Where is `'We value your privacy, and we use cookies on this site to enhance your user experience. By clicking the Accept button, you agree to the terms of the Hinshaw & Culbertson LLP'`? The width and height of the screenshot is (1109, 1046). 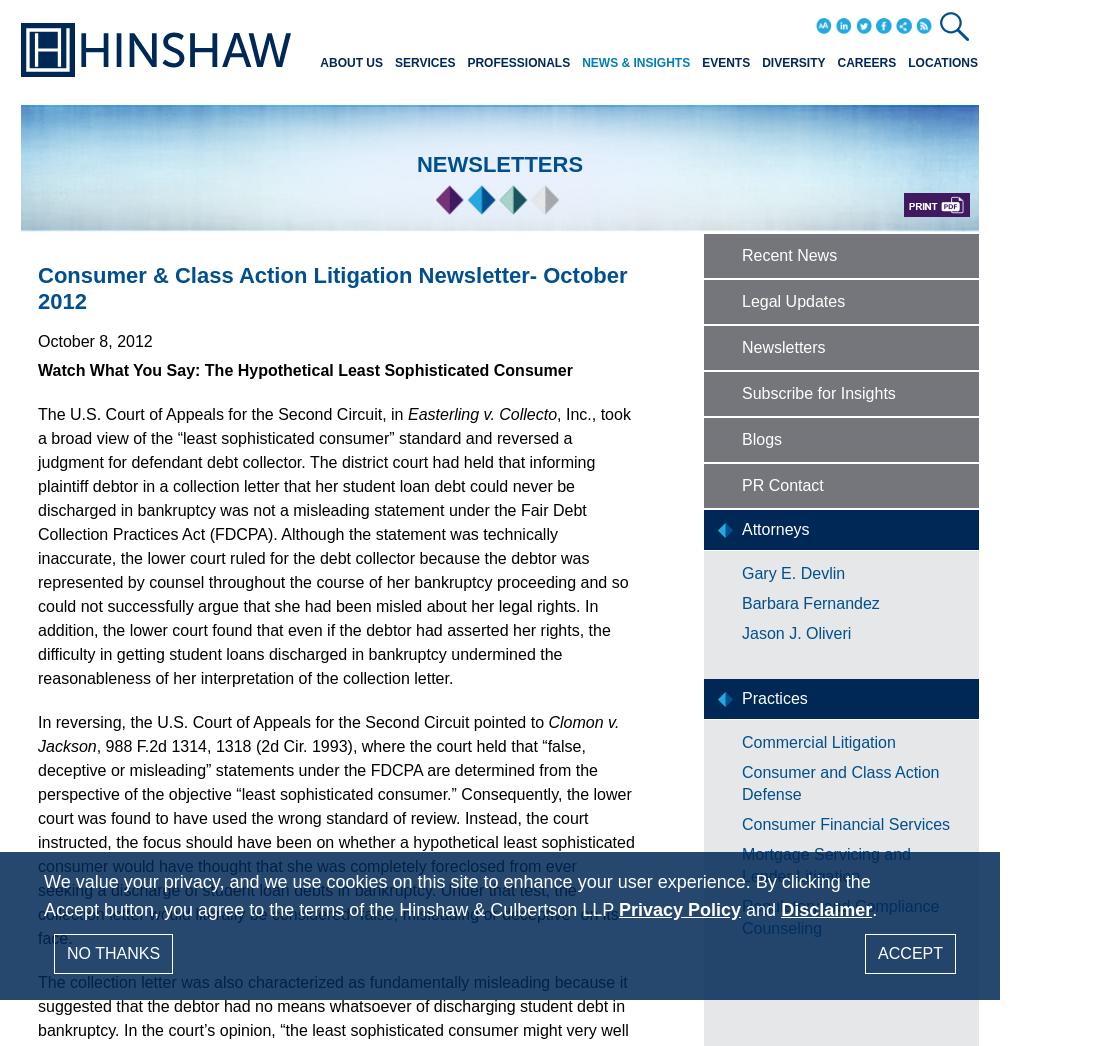 'We value your privacy, and we use cookies on this site to enhance your user experience. By clicking the Accept button, you agree to the terms of the Hinshaw & Culbertson LLP' is located at coordinates (456, 896).